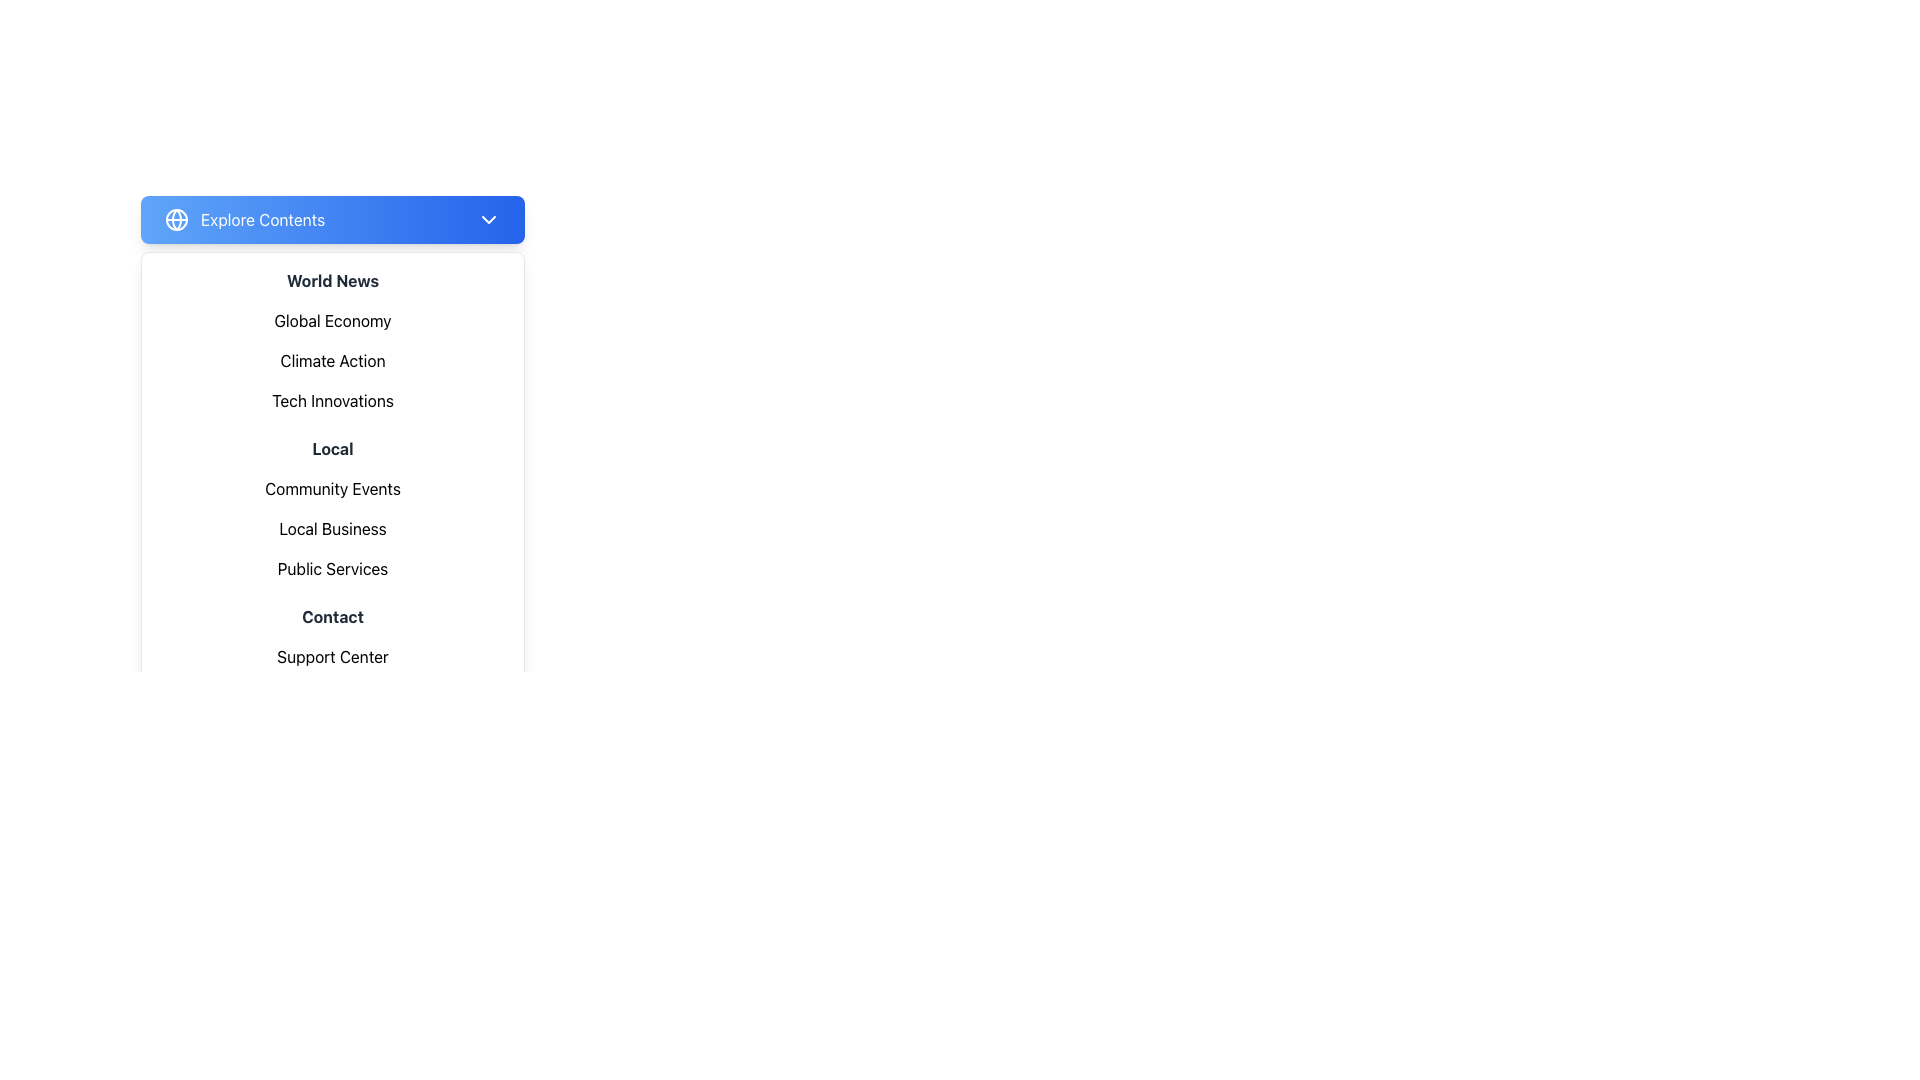 The width and height of the screenshot is (1920, 1080). What do you see at coordinates (332, 281) in the screenshot?
I see `the static text element that serves as a heading in the dropdown menu, positioned just below the blue header bar and above the sibling elements` at bounding box center [332, 281].